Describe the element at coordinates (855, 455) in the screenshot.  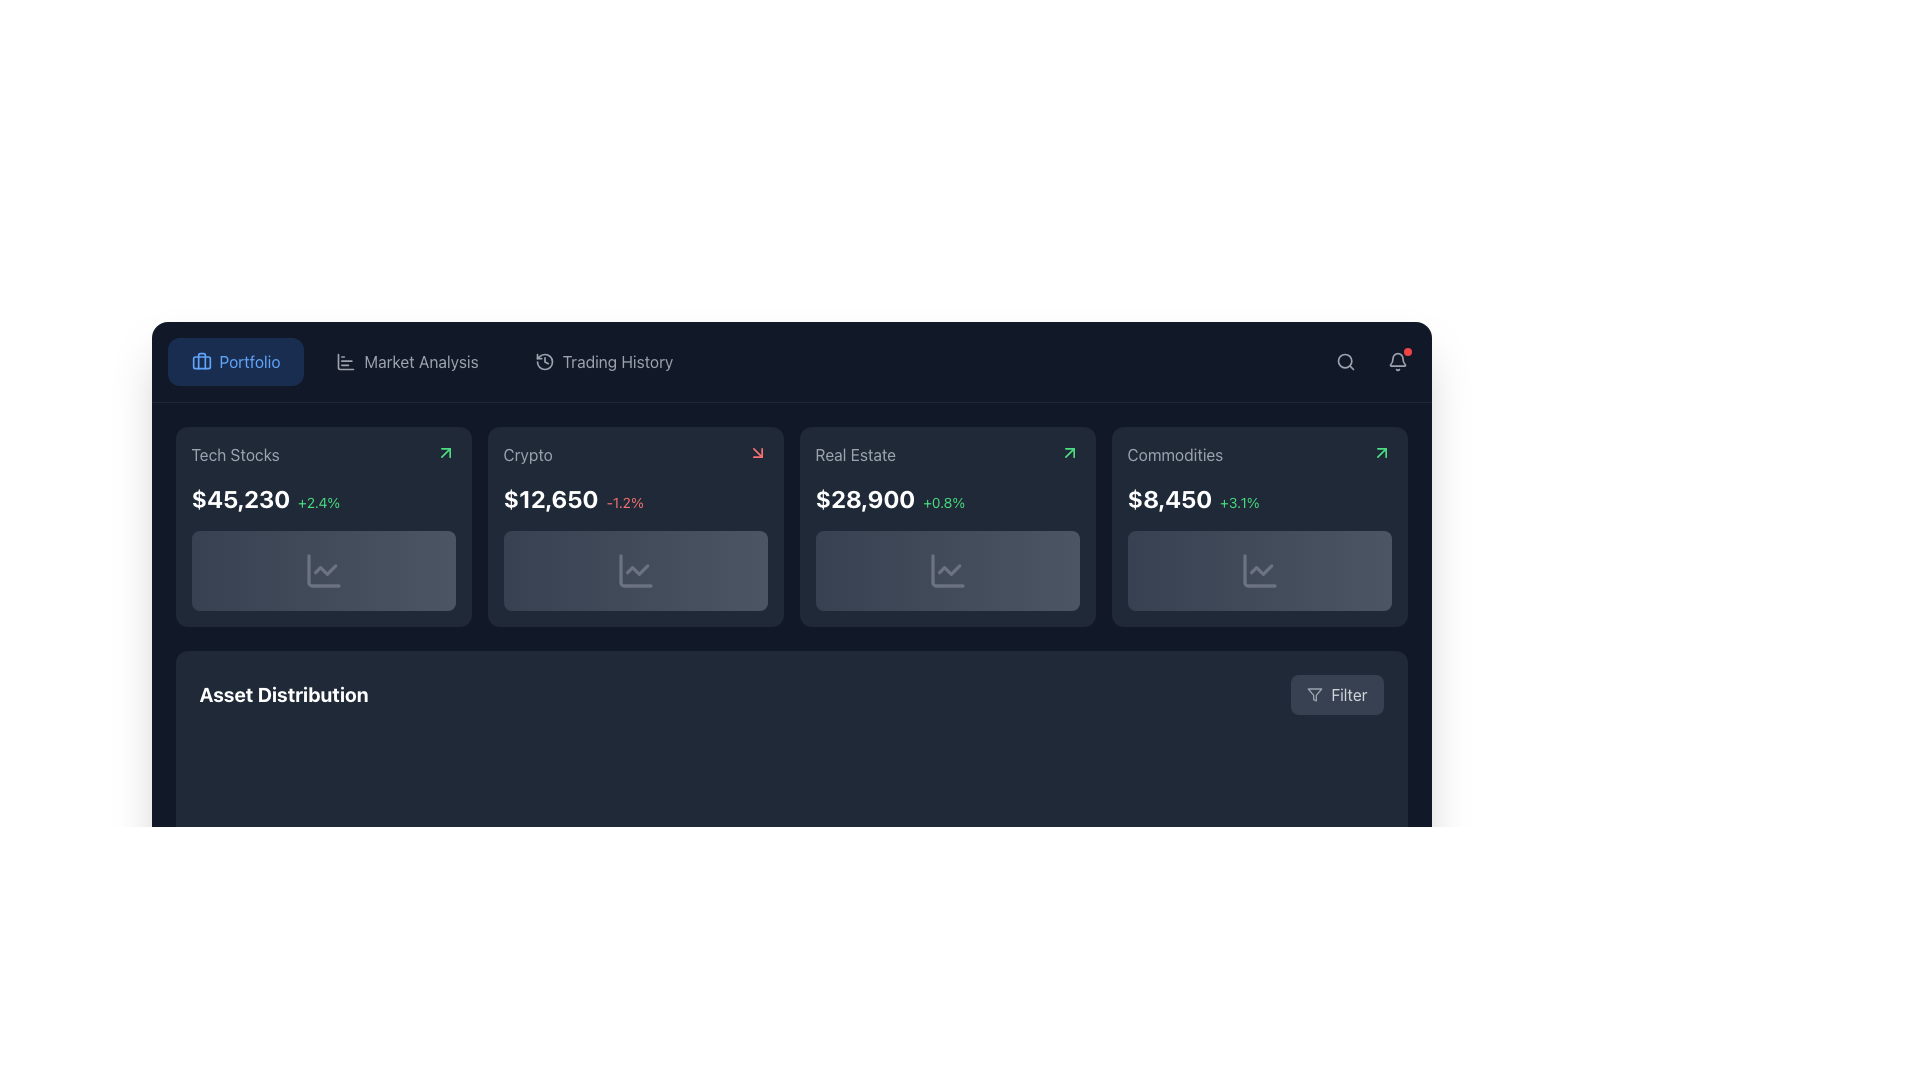
I see `the label or text element that serves as a title for the third card in a horizontal list, located at the top-left corner of the card` at that location.